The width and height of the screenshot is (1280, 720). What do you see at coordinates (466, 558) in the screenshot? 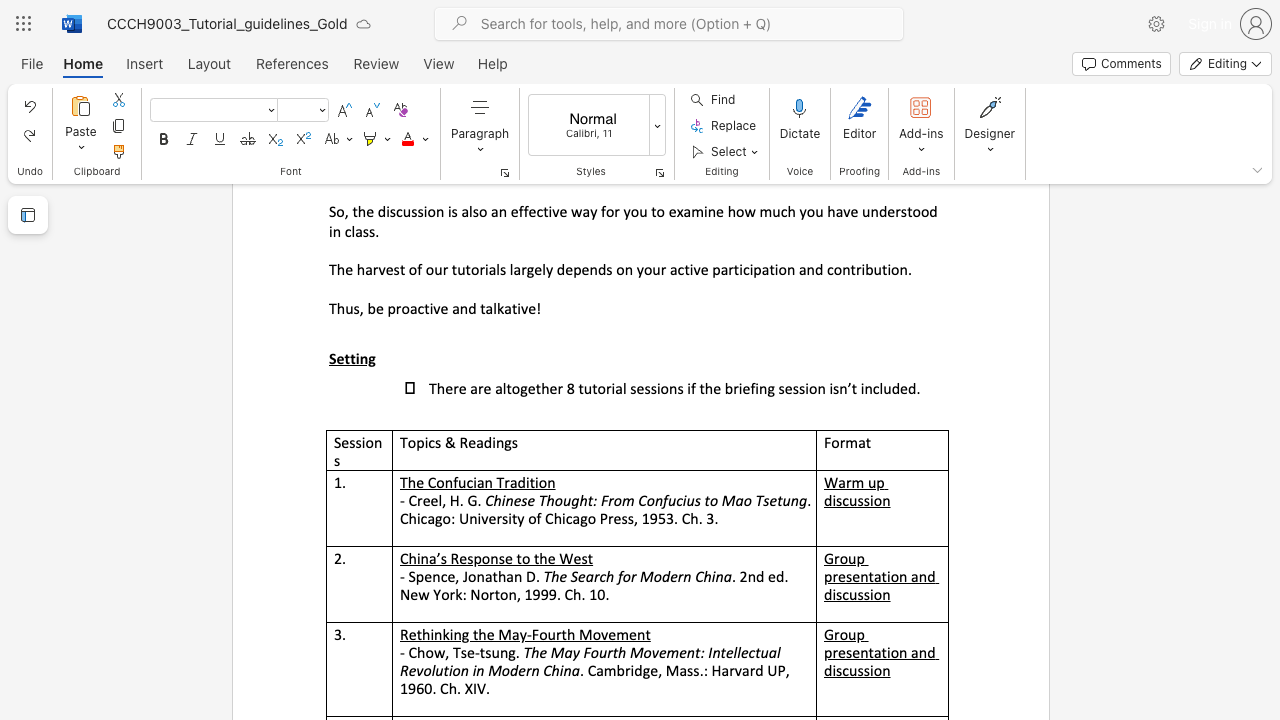
I see `the subset text "sponse to the We" within the text "China’s Response to the West"` at bounding box center [466, 558].